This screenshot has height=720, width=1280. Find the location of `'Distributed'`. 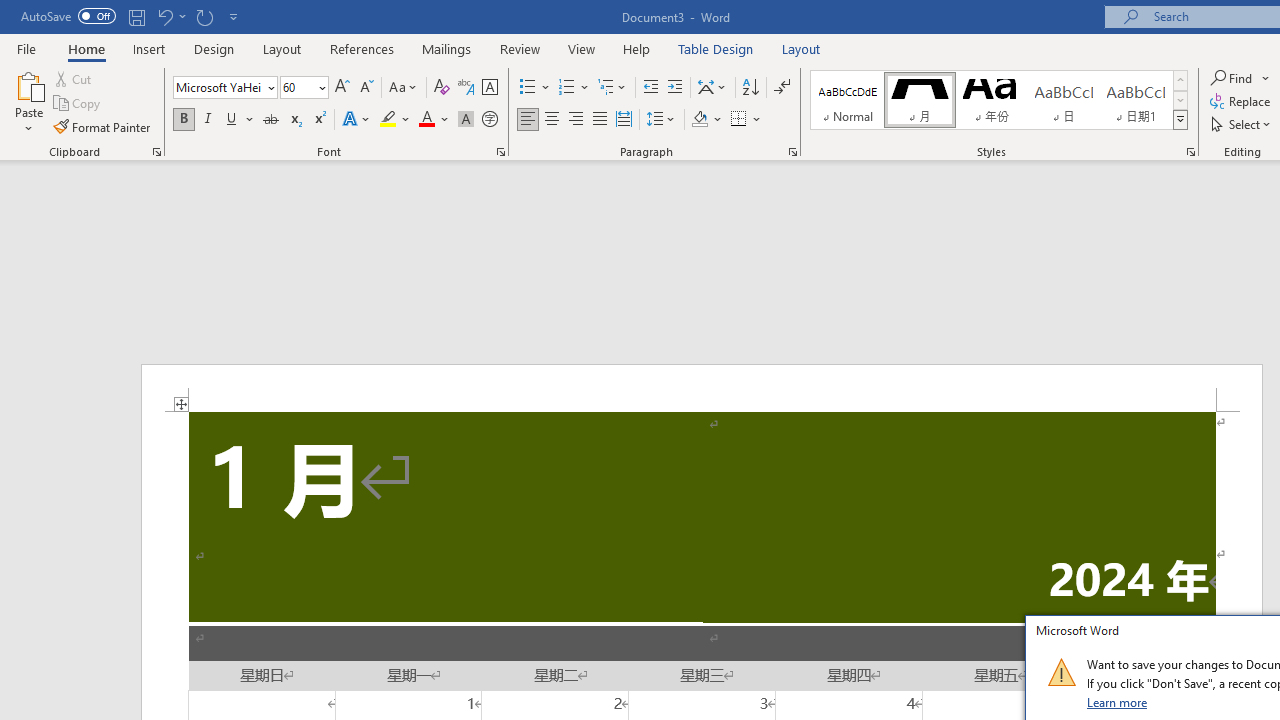

'Distributed' is located at coordinates (623, 119).